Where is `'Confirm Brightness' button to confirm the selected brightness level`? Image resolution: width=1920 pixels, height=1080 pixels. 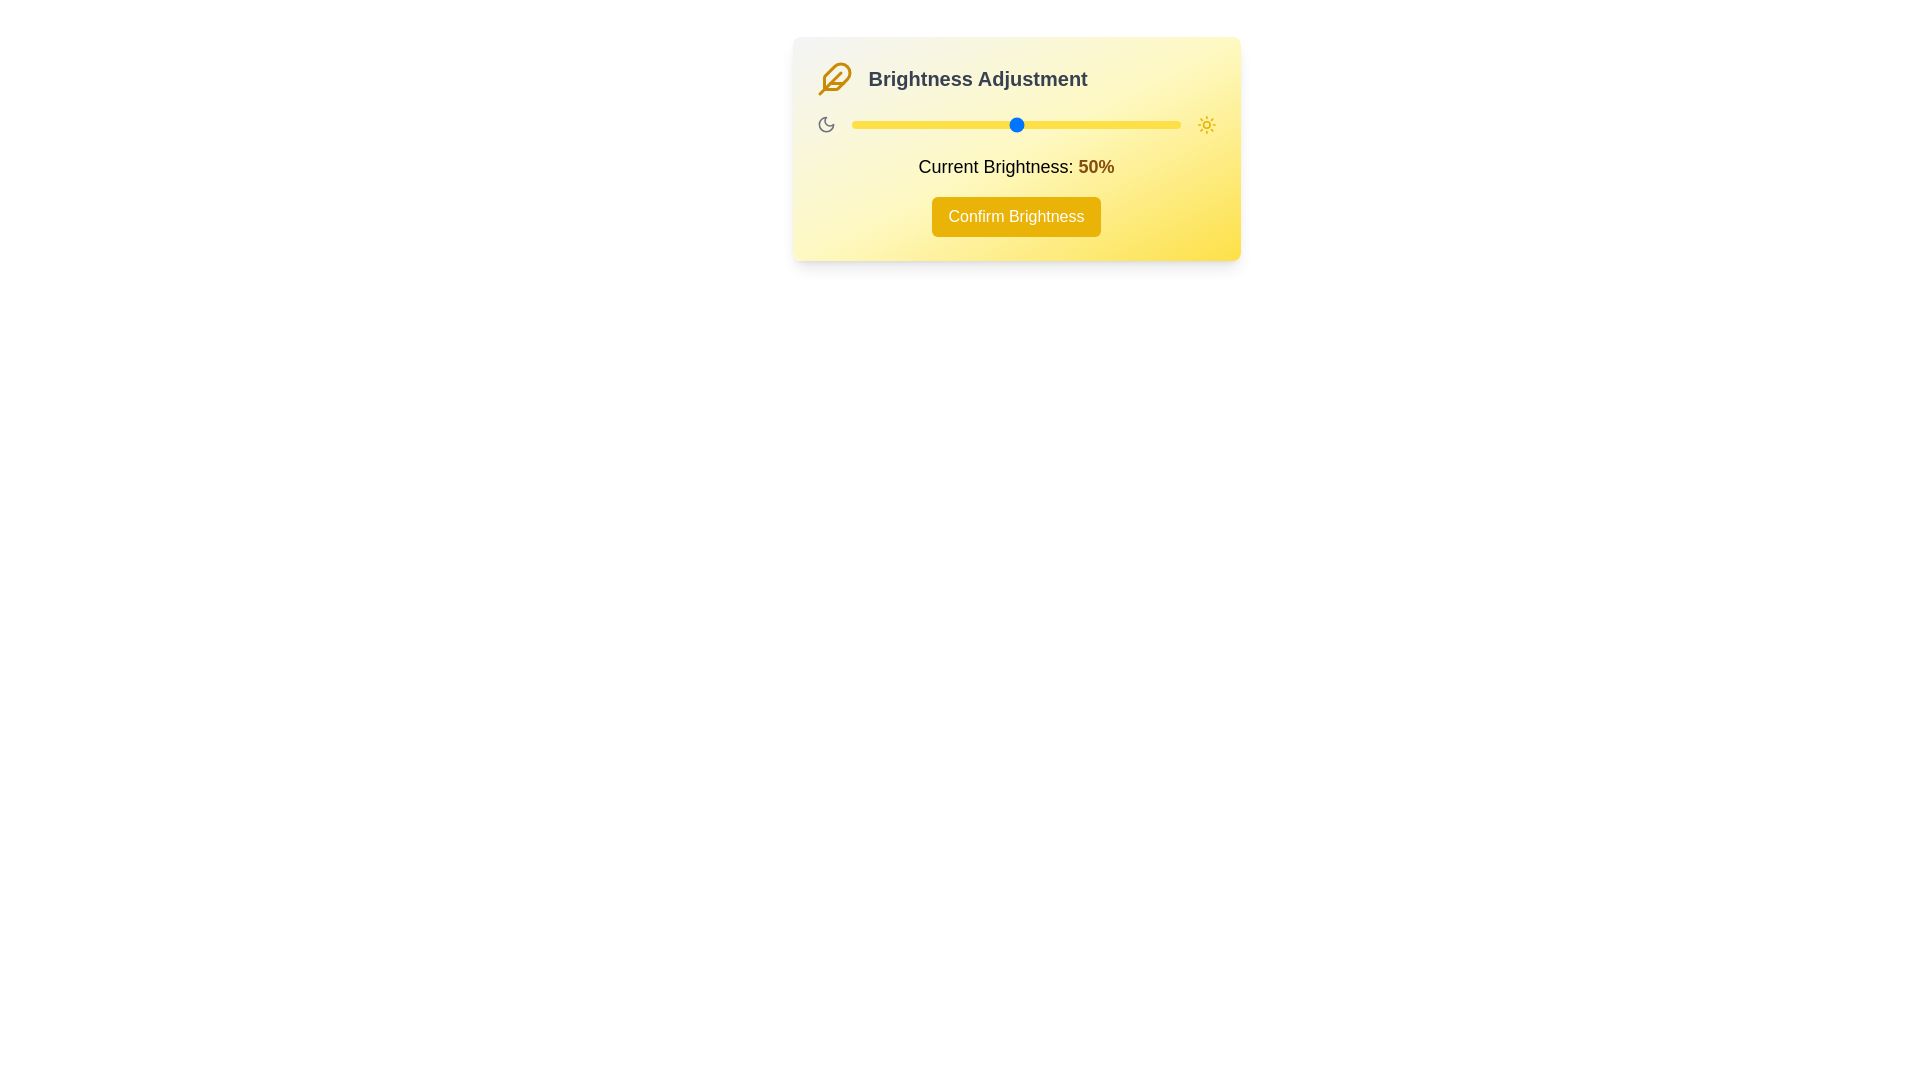
'Confirm Brightness' button to confirm the selected brightness level is located at coordinates (1016, 216).